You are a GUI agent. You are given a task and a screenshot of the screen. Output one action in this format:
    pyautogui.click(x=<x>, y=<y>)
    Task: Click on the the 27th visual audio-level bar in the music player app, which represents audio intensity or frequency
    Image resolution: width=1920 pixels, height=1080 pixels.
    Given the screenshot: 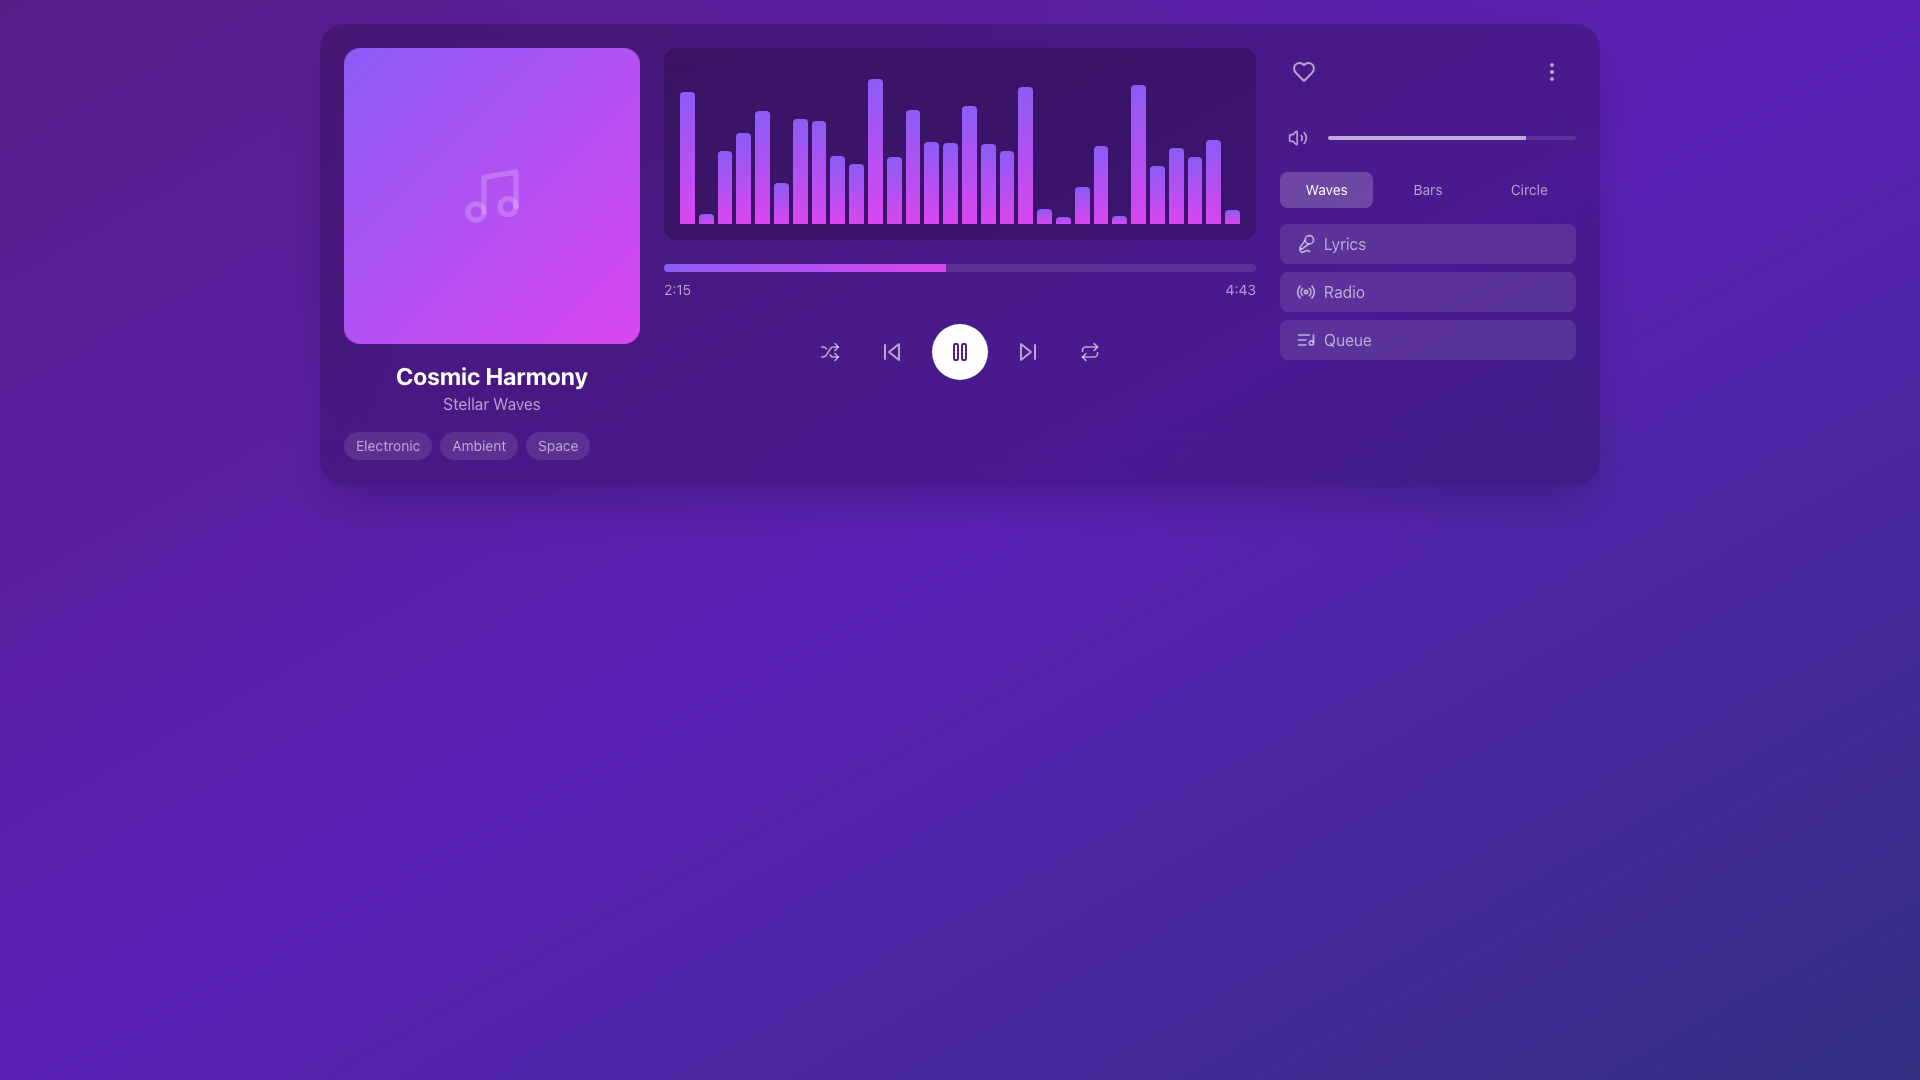 What is the action you would take?
    pyautogui.click(x=1176, y=186)
    